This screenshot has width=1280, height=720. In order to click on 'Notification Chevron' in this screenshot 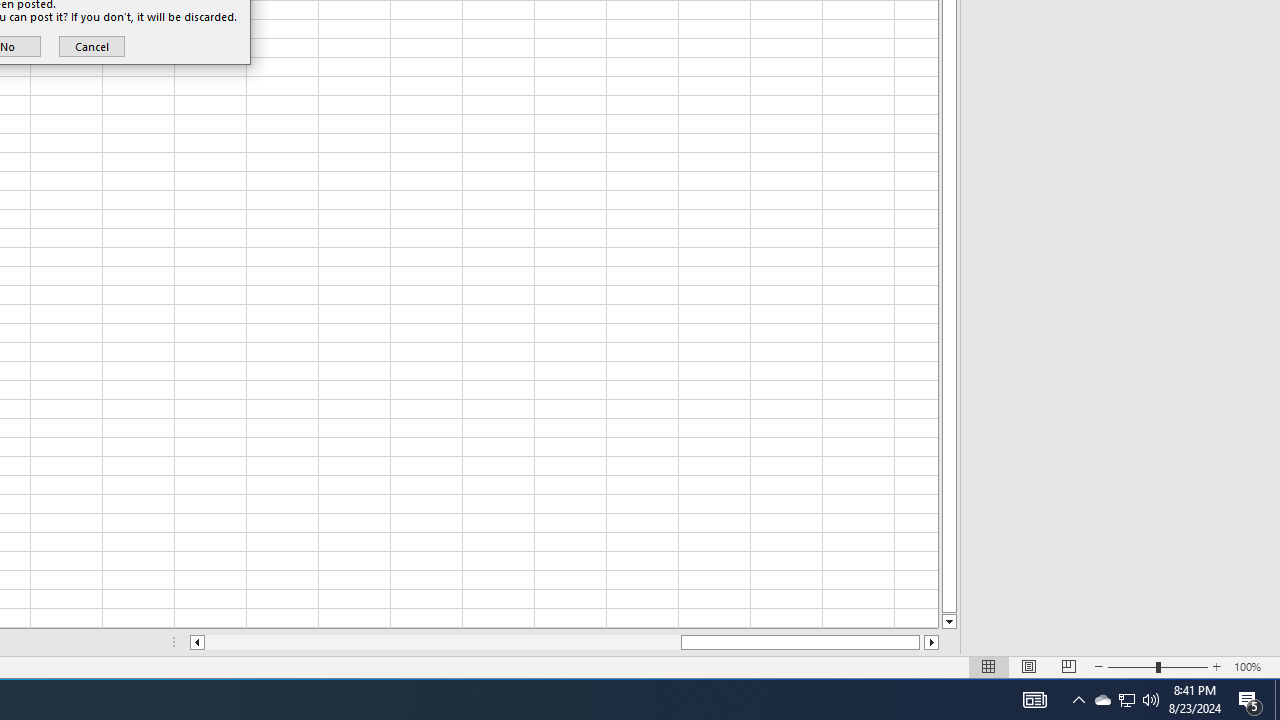, I will do `click(1078, 698)`.